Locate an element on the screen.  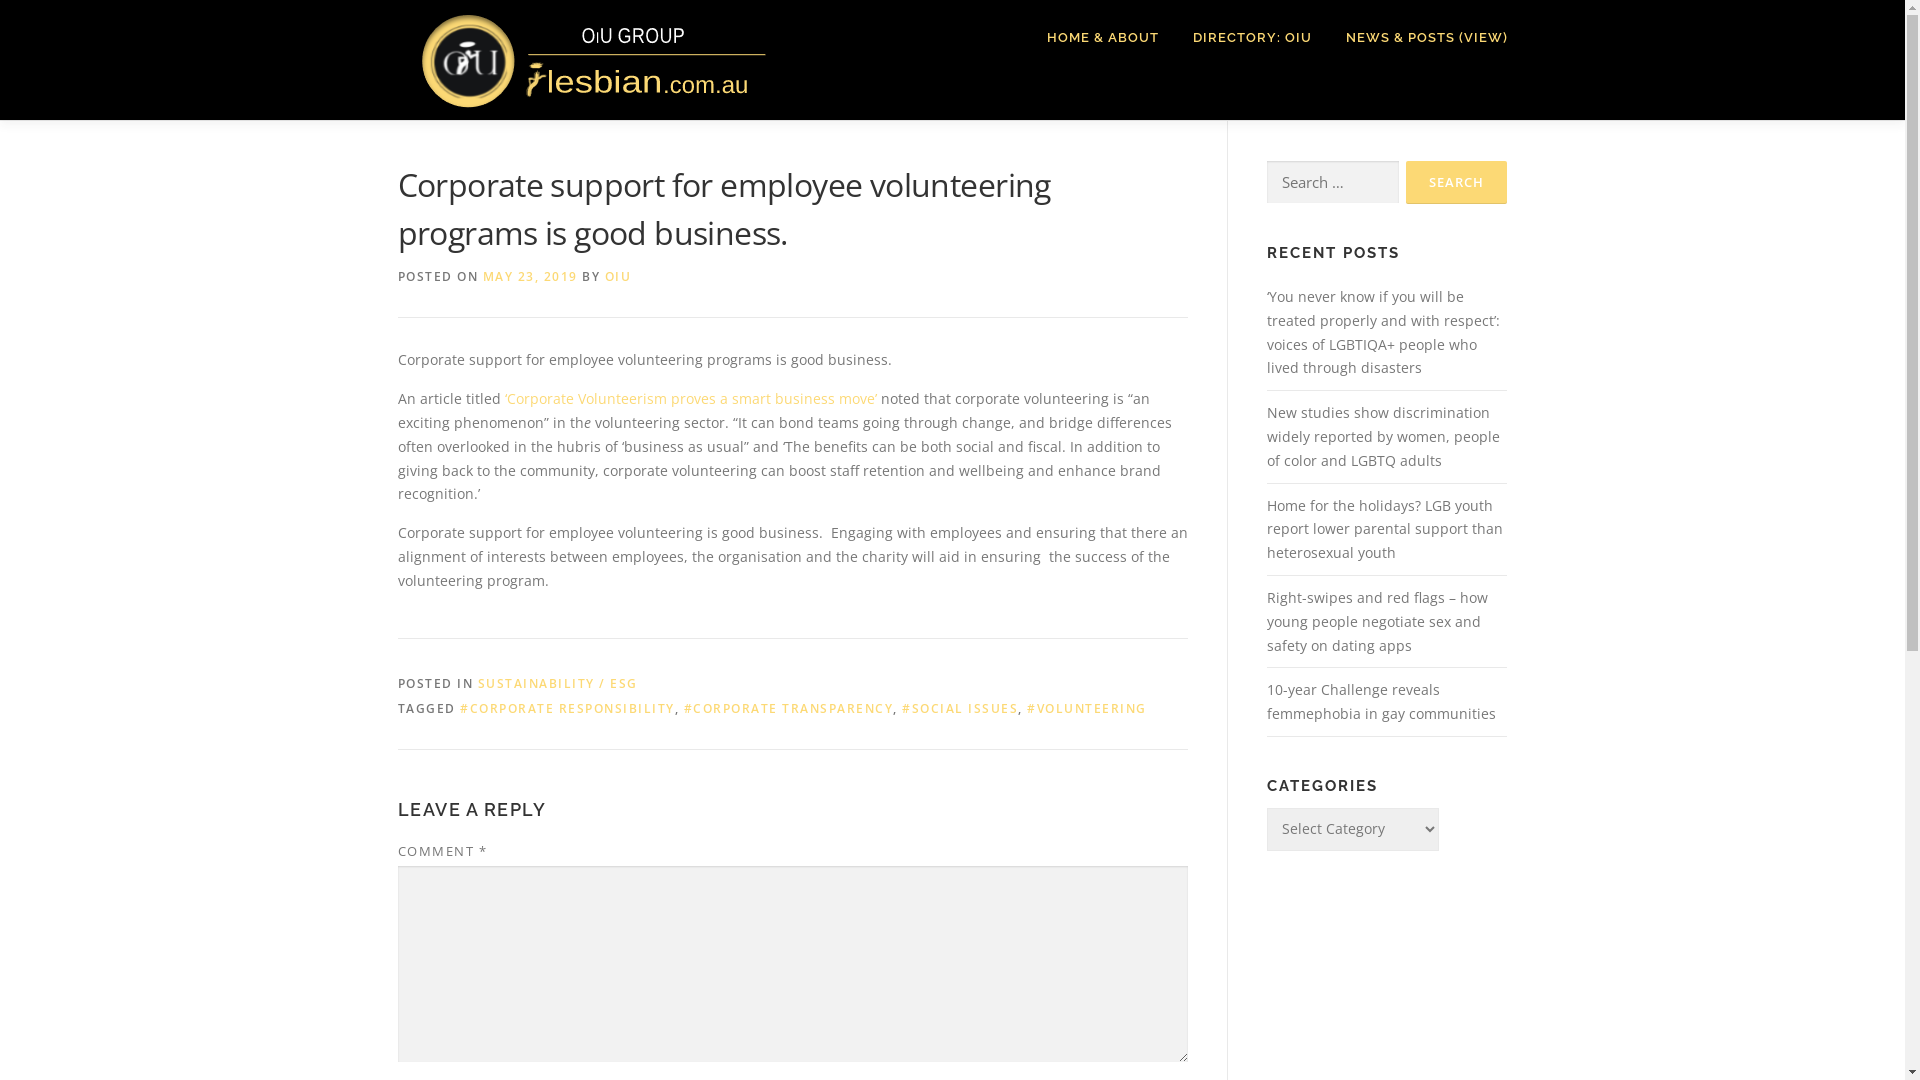
'#SOCIAL ISSUES' is located at coordinates (960, 707).